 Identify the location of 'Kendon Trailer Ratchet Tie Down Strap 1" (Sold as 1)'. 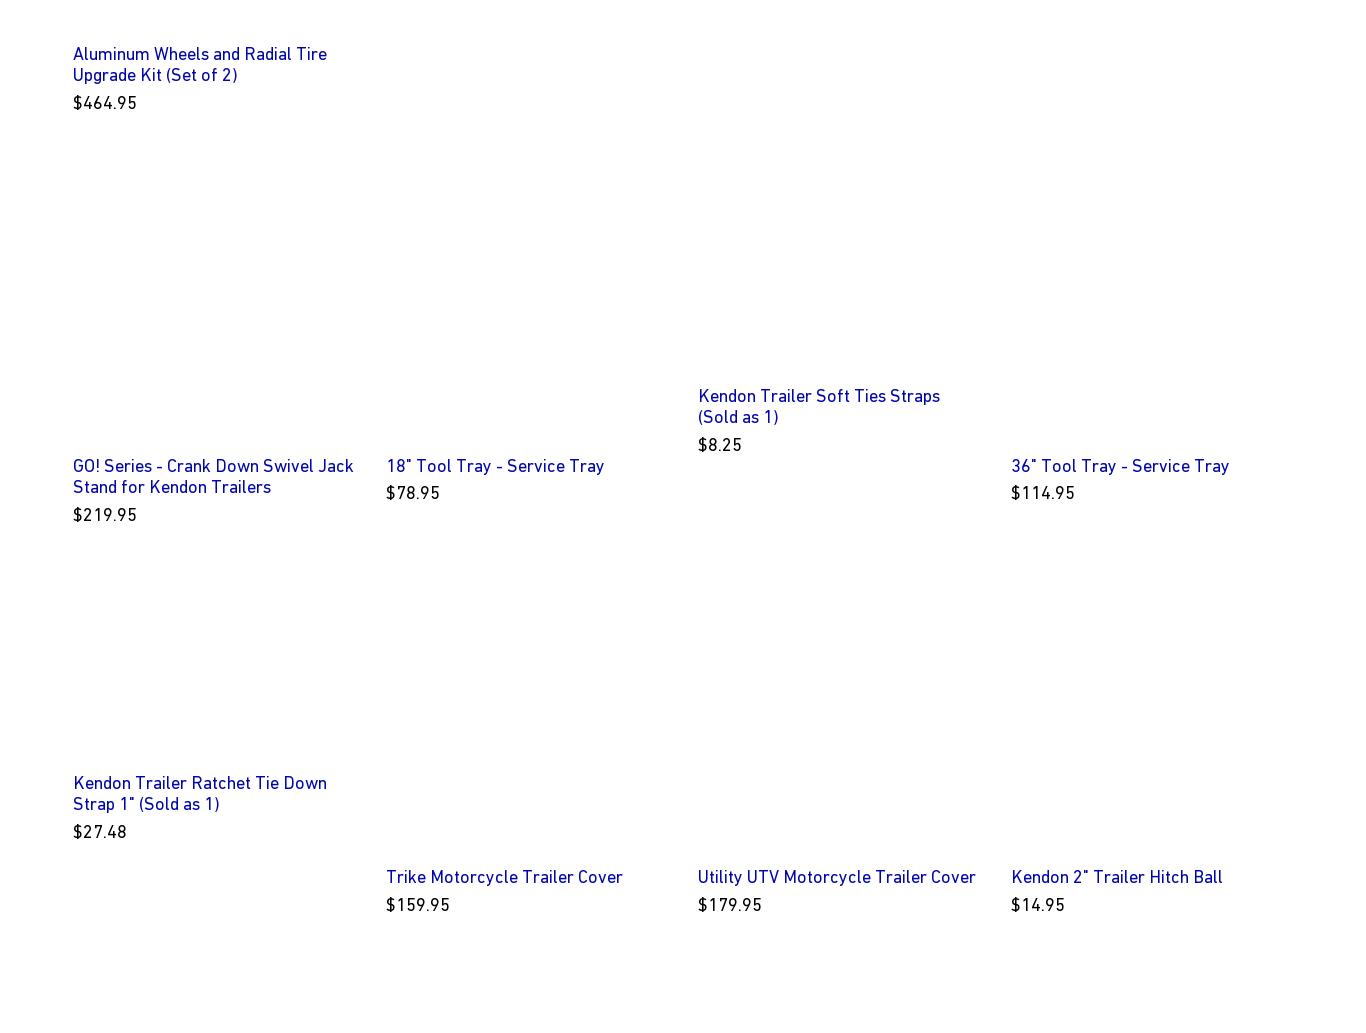
(72, 792).